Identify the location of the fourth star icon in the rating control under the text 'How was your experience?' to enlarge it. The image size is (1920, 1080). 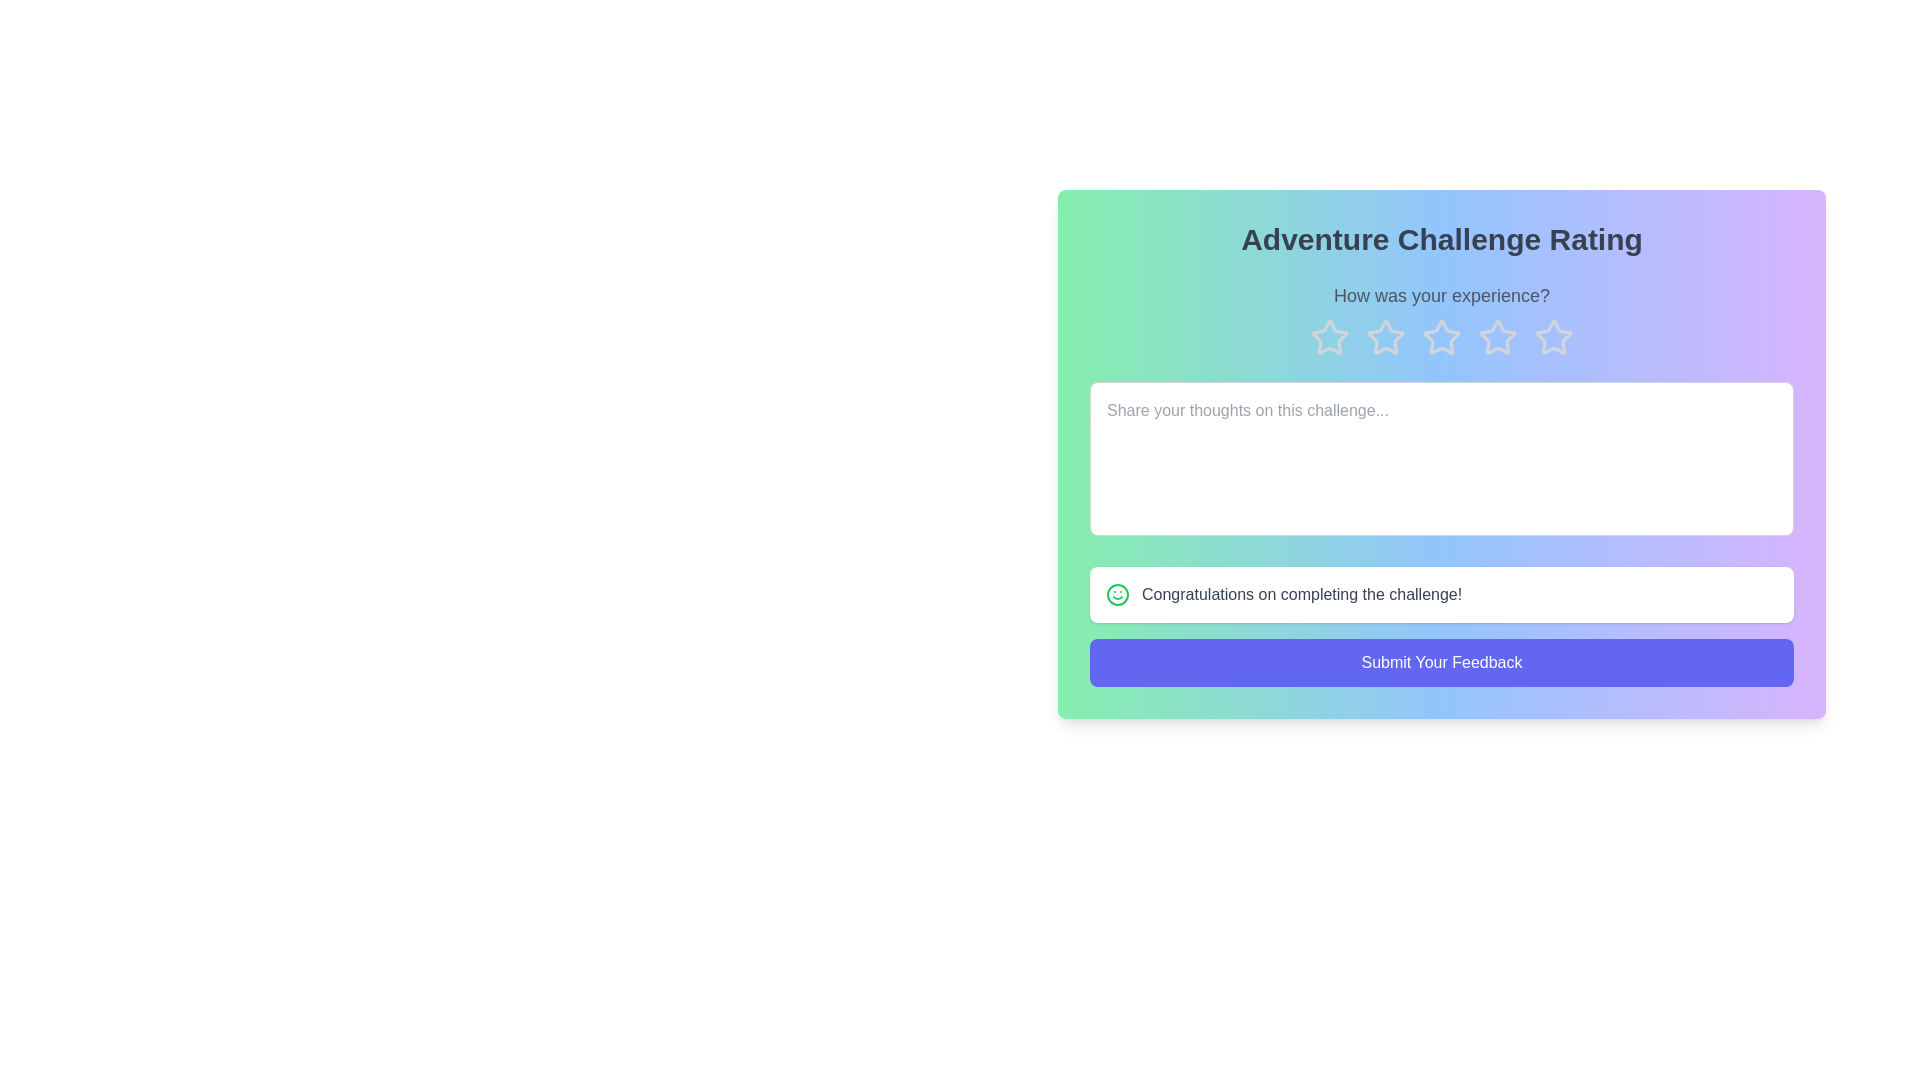
(1497, 337).